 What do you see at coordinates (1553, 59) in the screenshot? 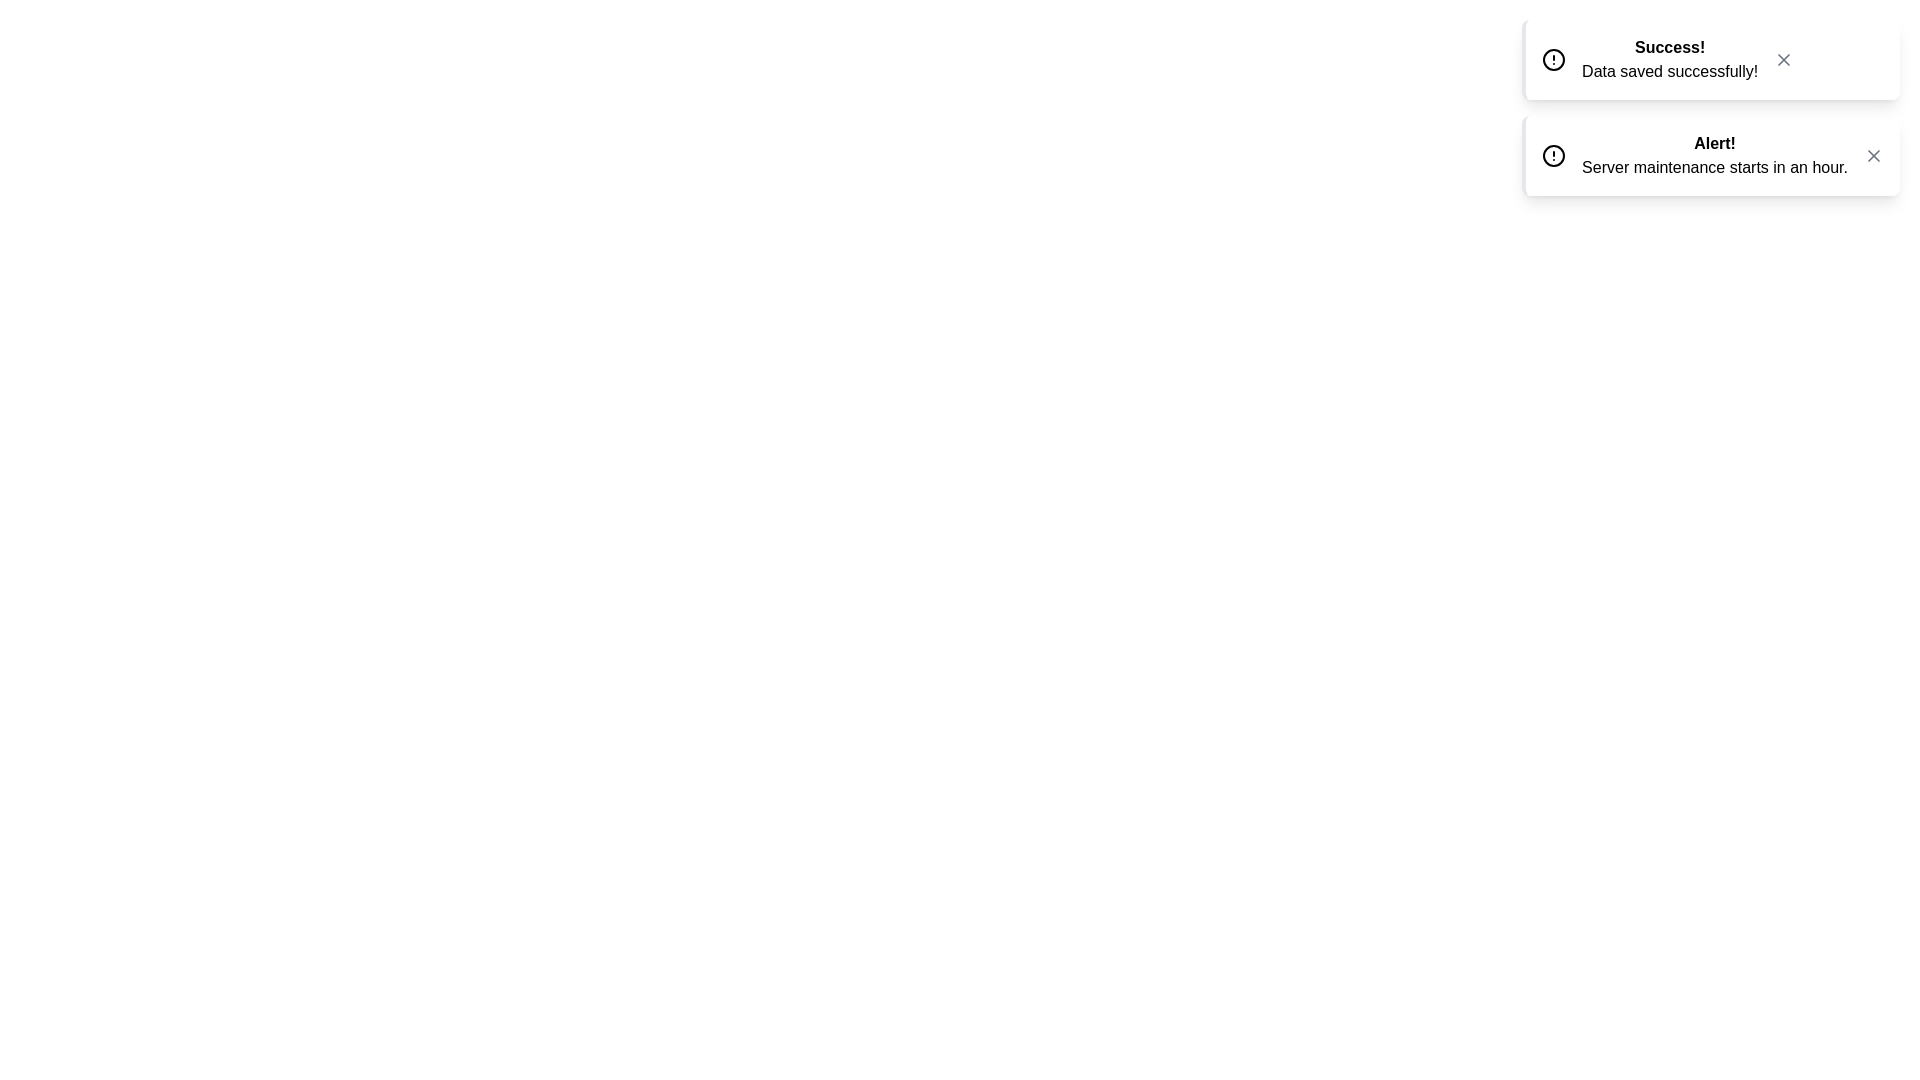
I see `the icon of the first toast notification` at bounding box center [1553, 59].